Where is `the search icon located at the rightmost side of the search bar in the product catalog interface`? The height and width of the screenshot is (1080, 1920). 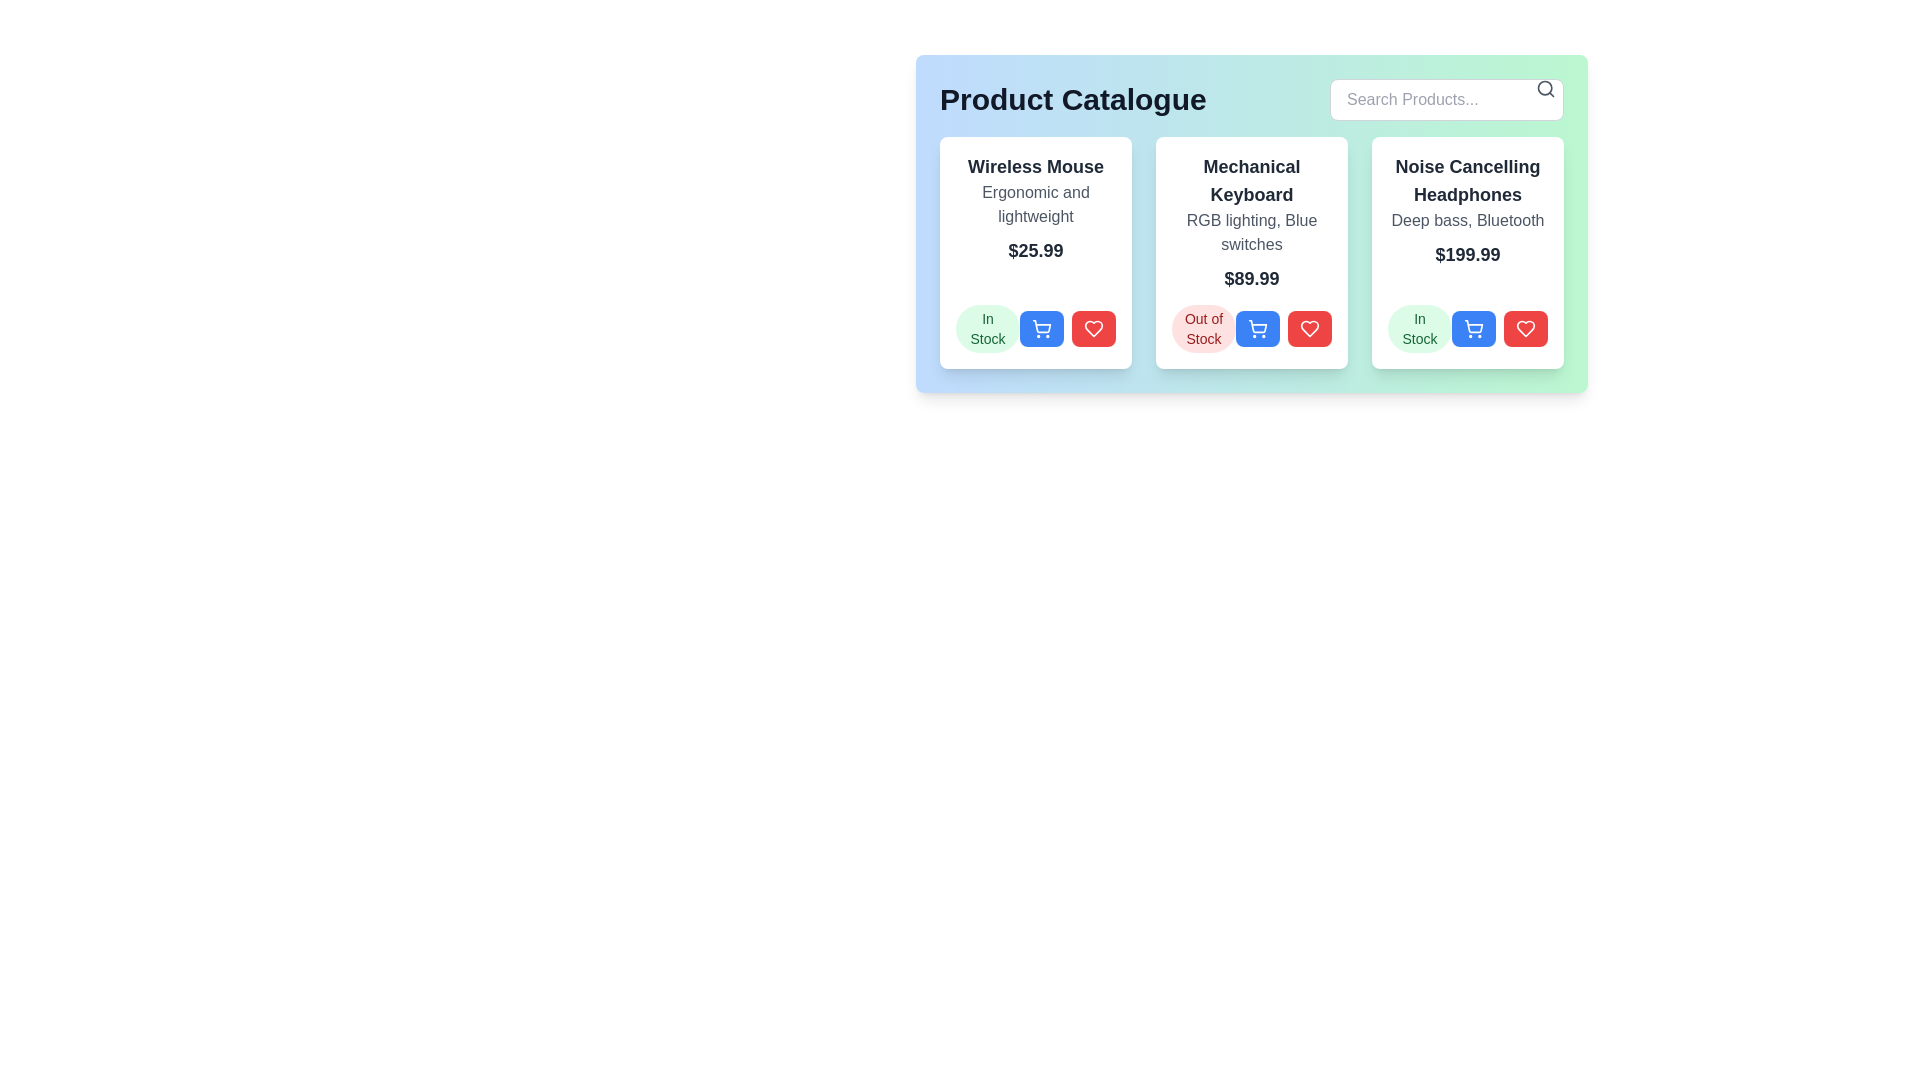
the search icon located at the rightmost side of the search bar in the product catalog interface is located at coordinates (1544, 87).